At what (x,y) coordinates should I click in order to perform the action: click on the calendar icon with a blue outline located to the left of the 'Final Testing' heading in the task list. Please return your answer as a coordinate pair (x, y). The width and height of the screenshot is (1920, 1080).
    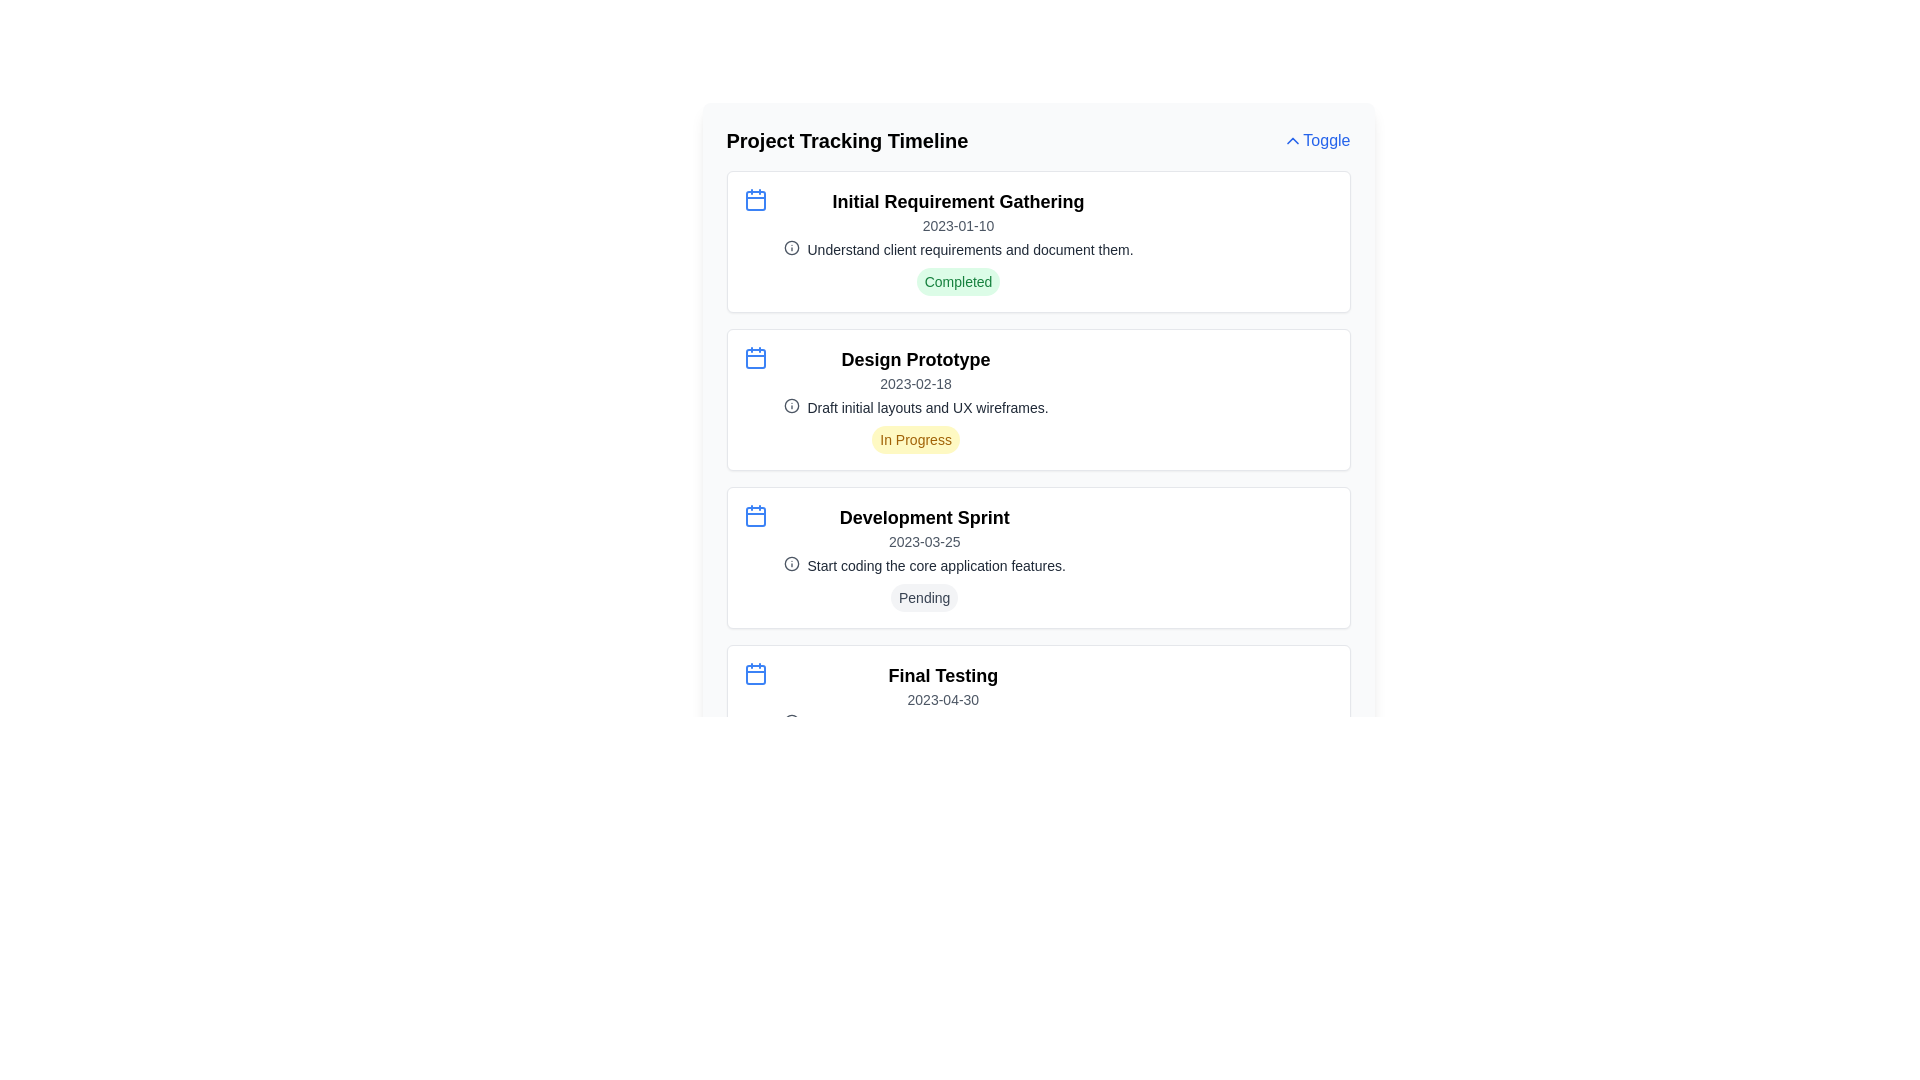
    Looking at the image, I should click on (754, 674).